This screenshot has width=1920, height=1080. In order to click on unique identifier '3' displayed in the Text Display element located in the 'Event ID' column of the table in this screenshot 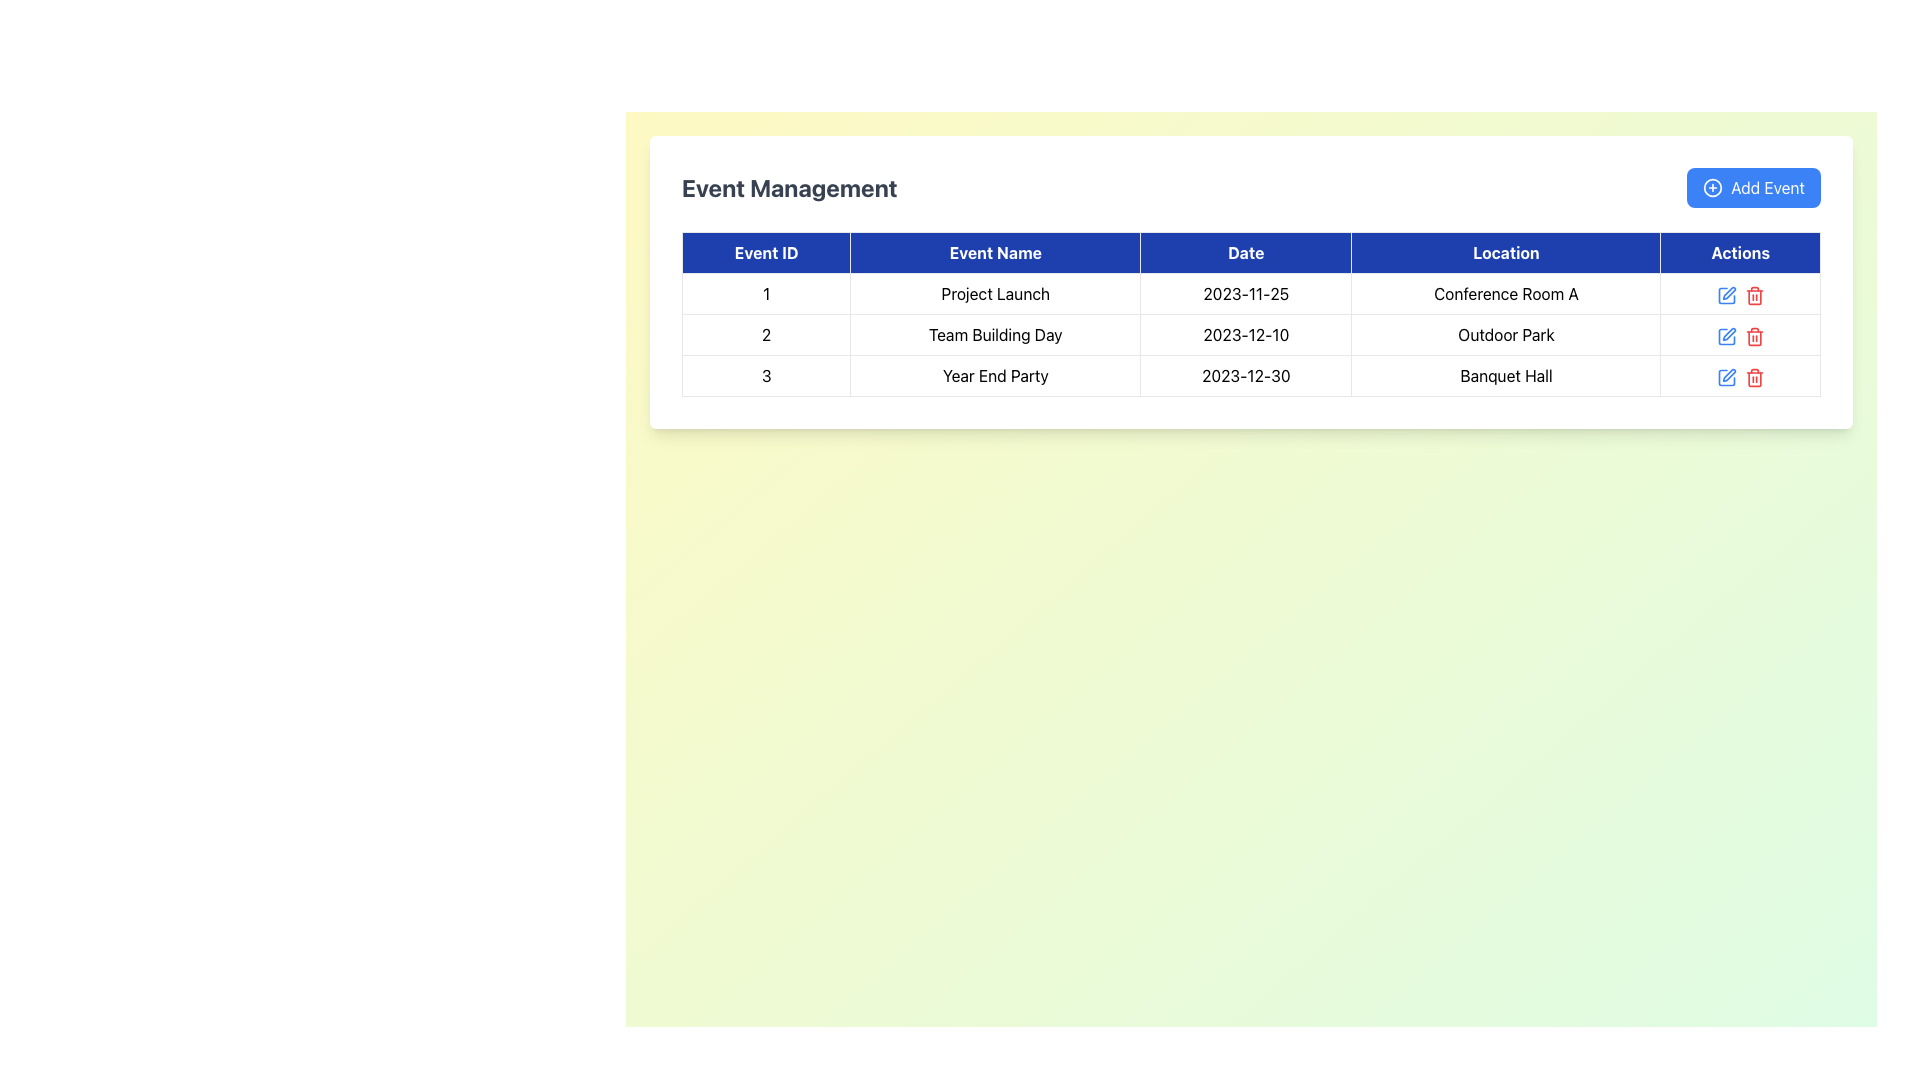, I will do `click(765, 375)`.